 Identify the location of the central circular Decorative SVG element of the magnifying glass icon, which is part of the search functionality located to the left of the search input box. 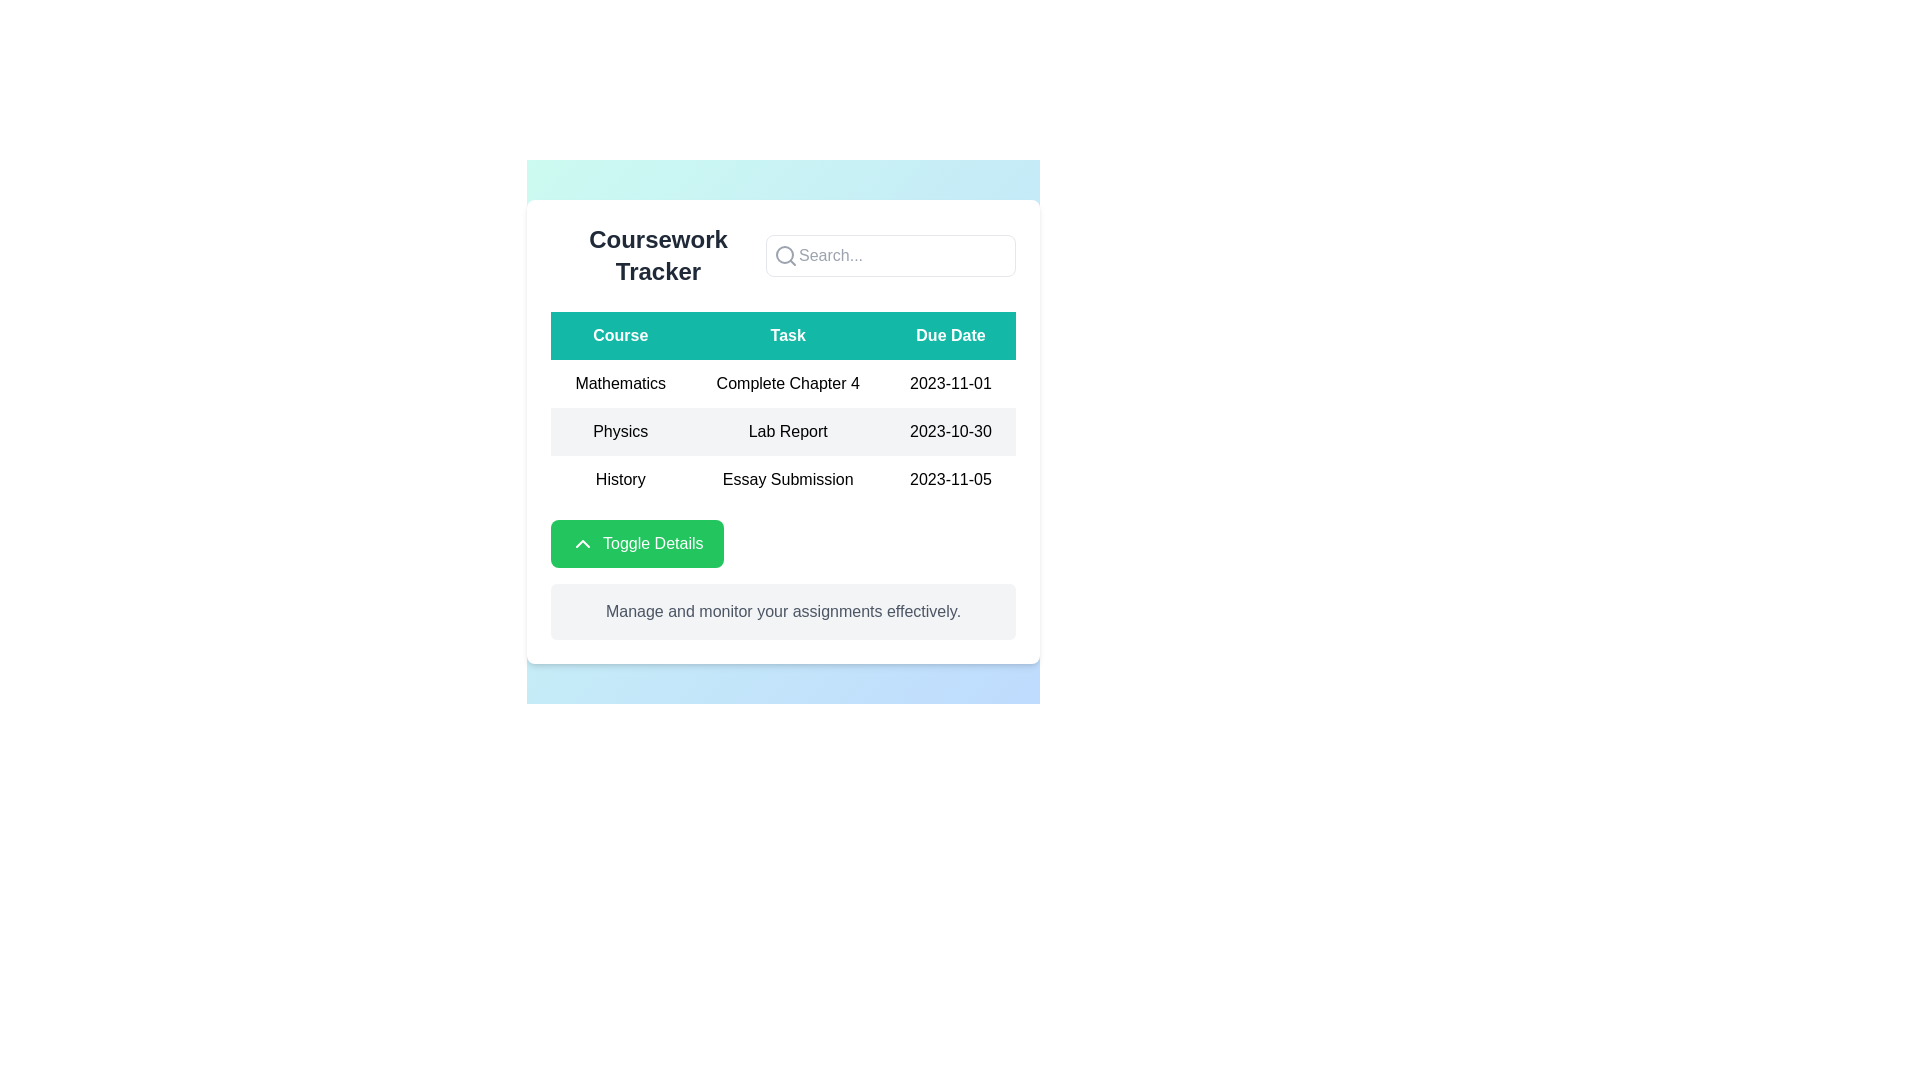
(784, 253).